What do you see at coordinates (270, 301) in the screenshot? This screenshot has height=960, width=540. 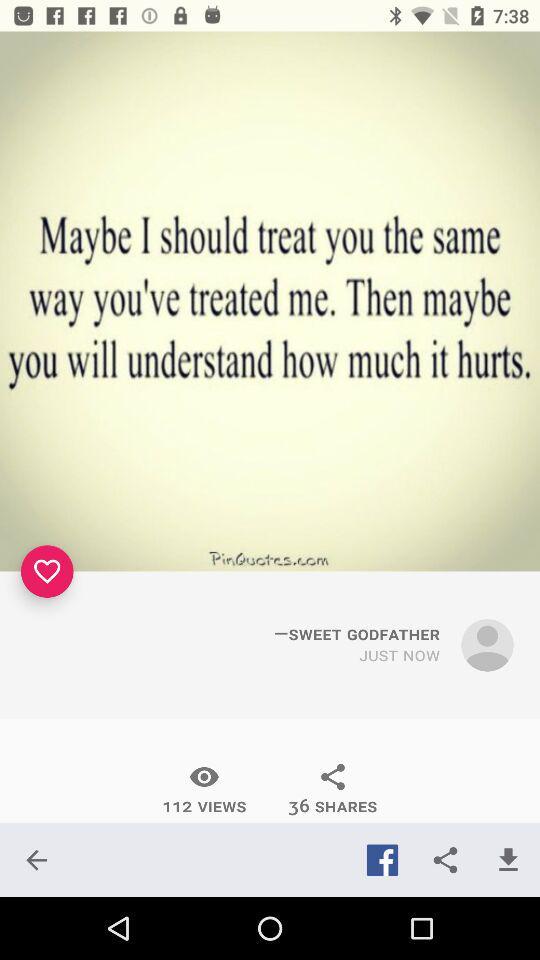 I see `this image was quotes` at bounding box center [270, 301].